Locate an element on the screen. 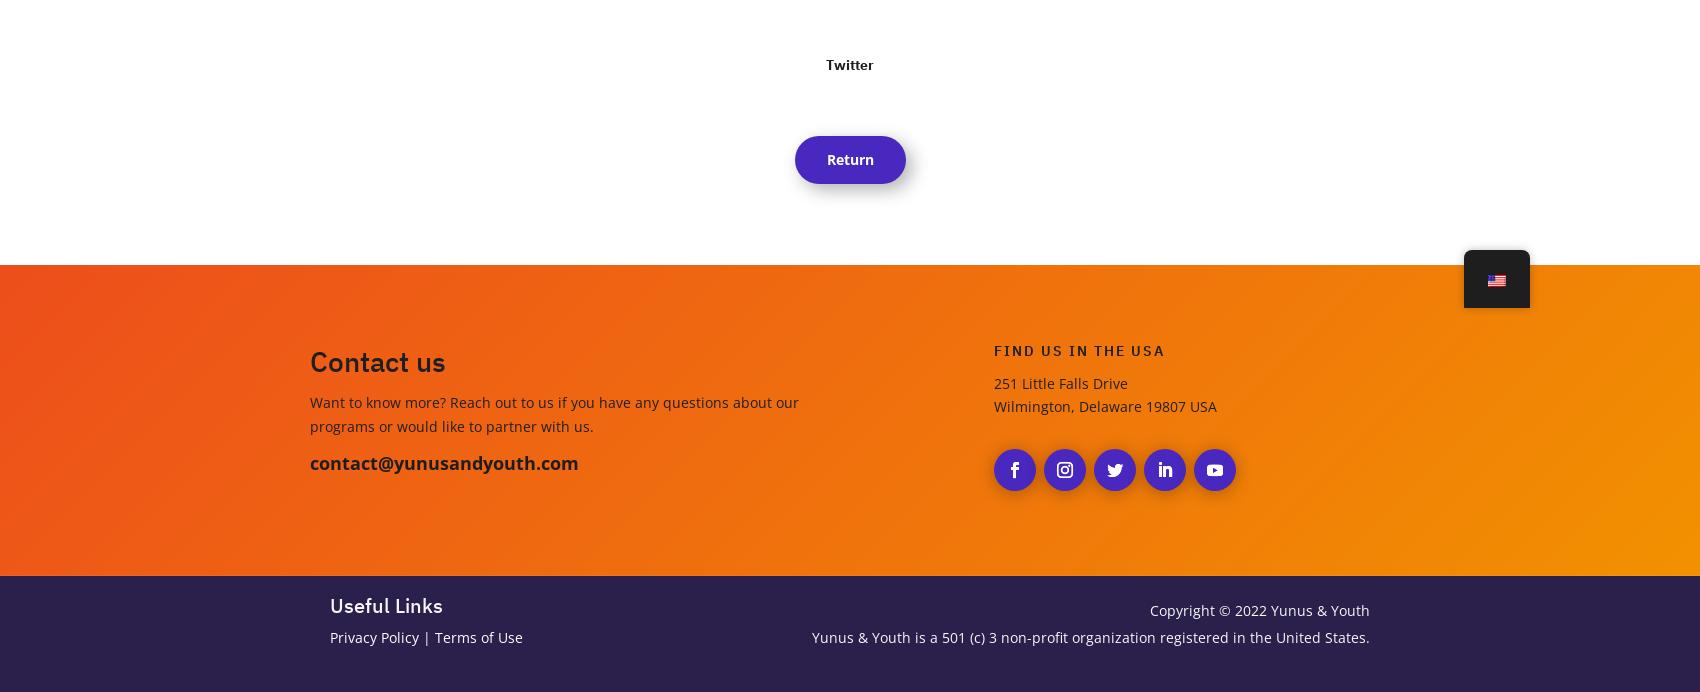 The image size is (1700, 692). 'contact@yunusandyouth.com' is located at coordinates (444, 461).